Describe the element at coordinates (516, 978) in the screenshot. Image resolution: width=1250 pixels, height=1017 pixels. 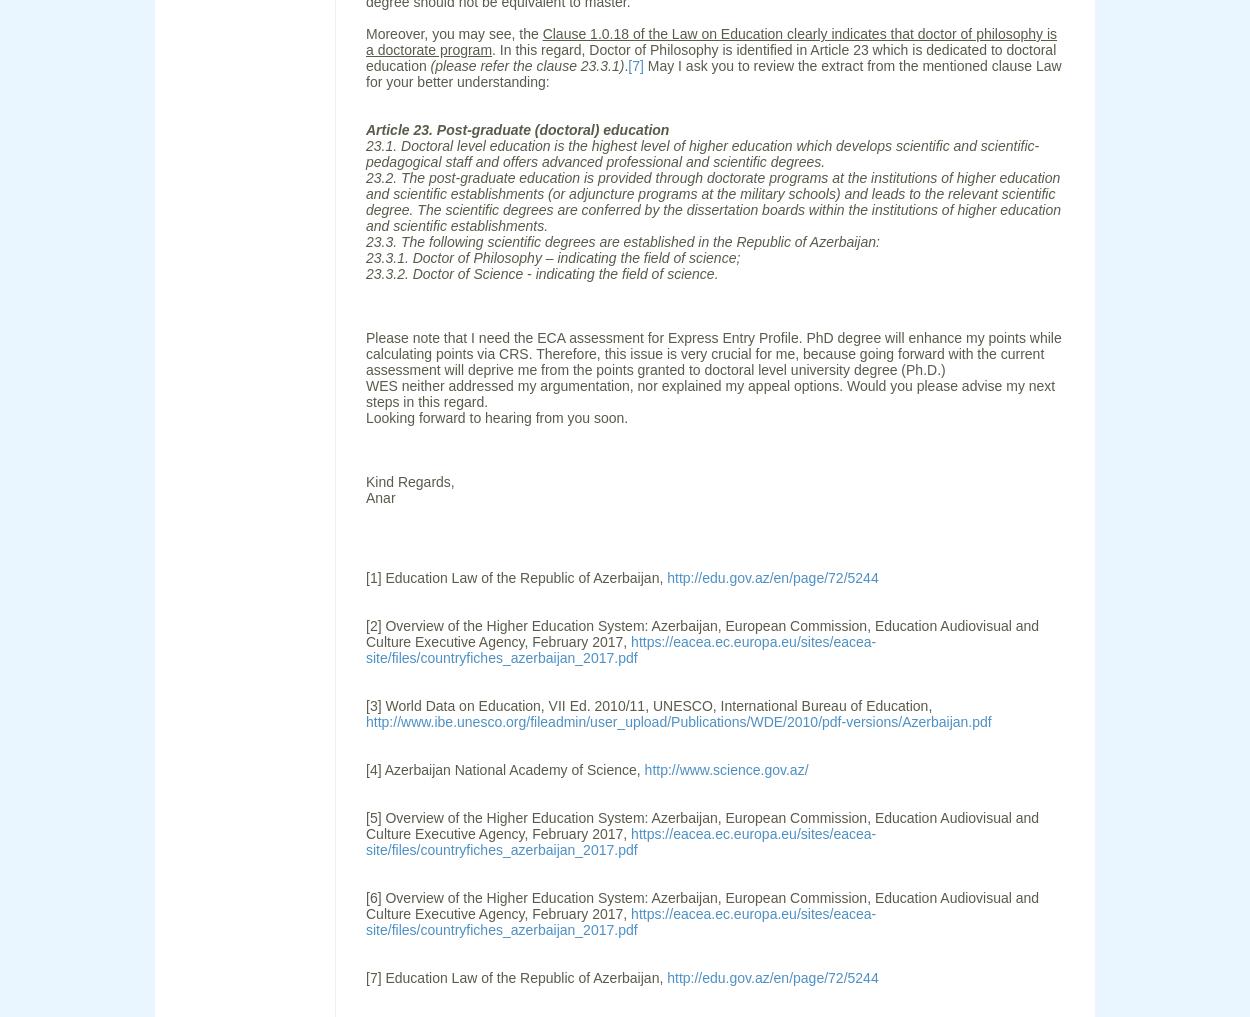
I see `'[7] Education Law of the Republic of Azerbaijan,'` at that location.